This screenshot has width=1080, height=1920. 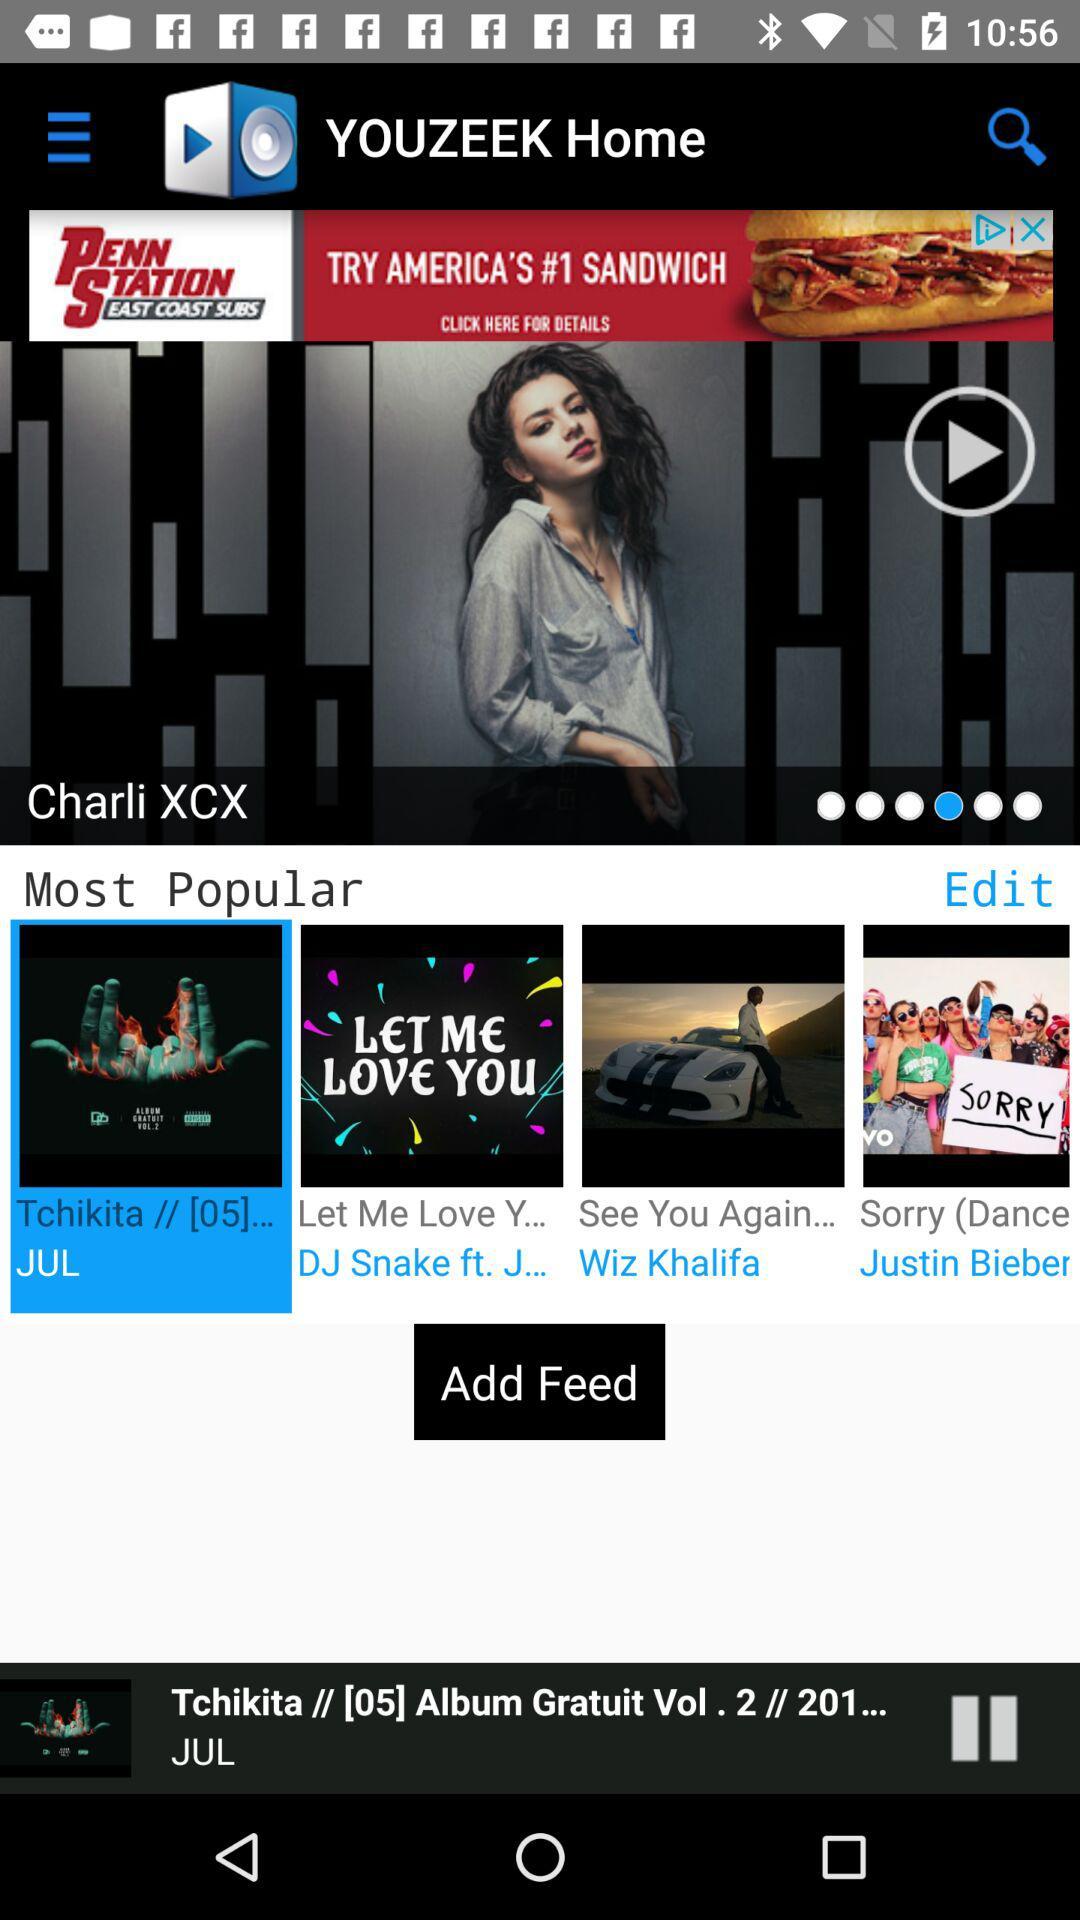 What do you see at coordinates (990, 429) in the screenshot?
I see `the play icon` at bounding box center [990, 429].